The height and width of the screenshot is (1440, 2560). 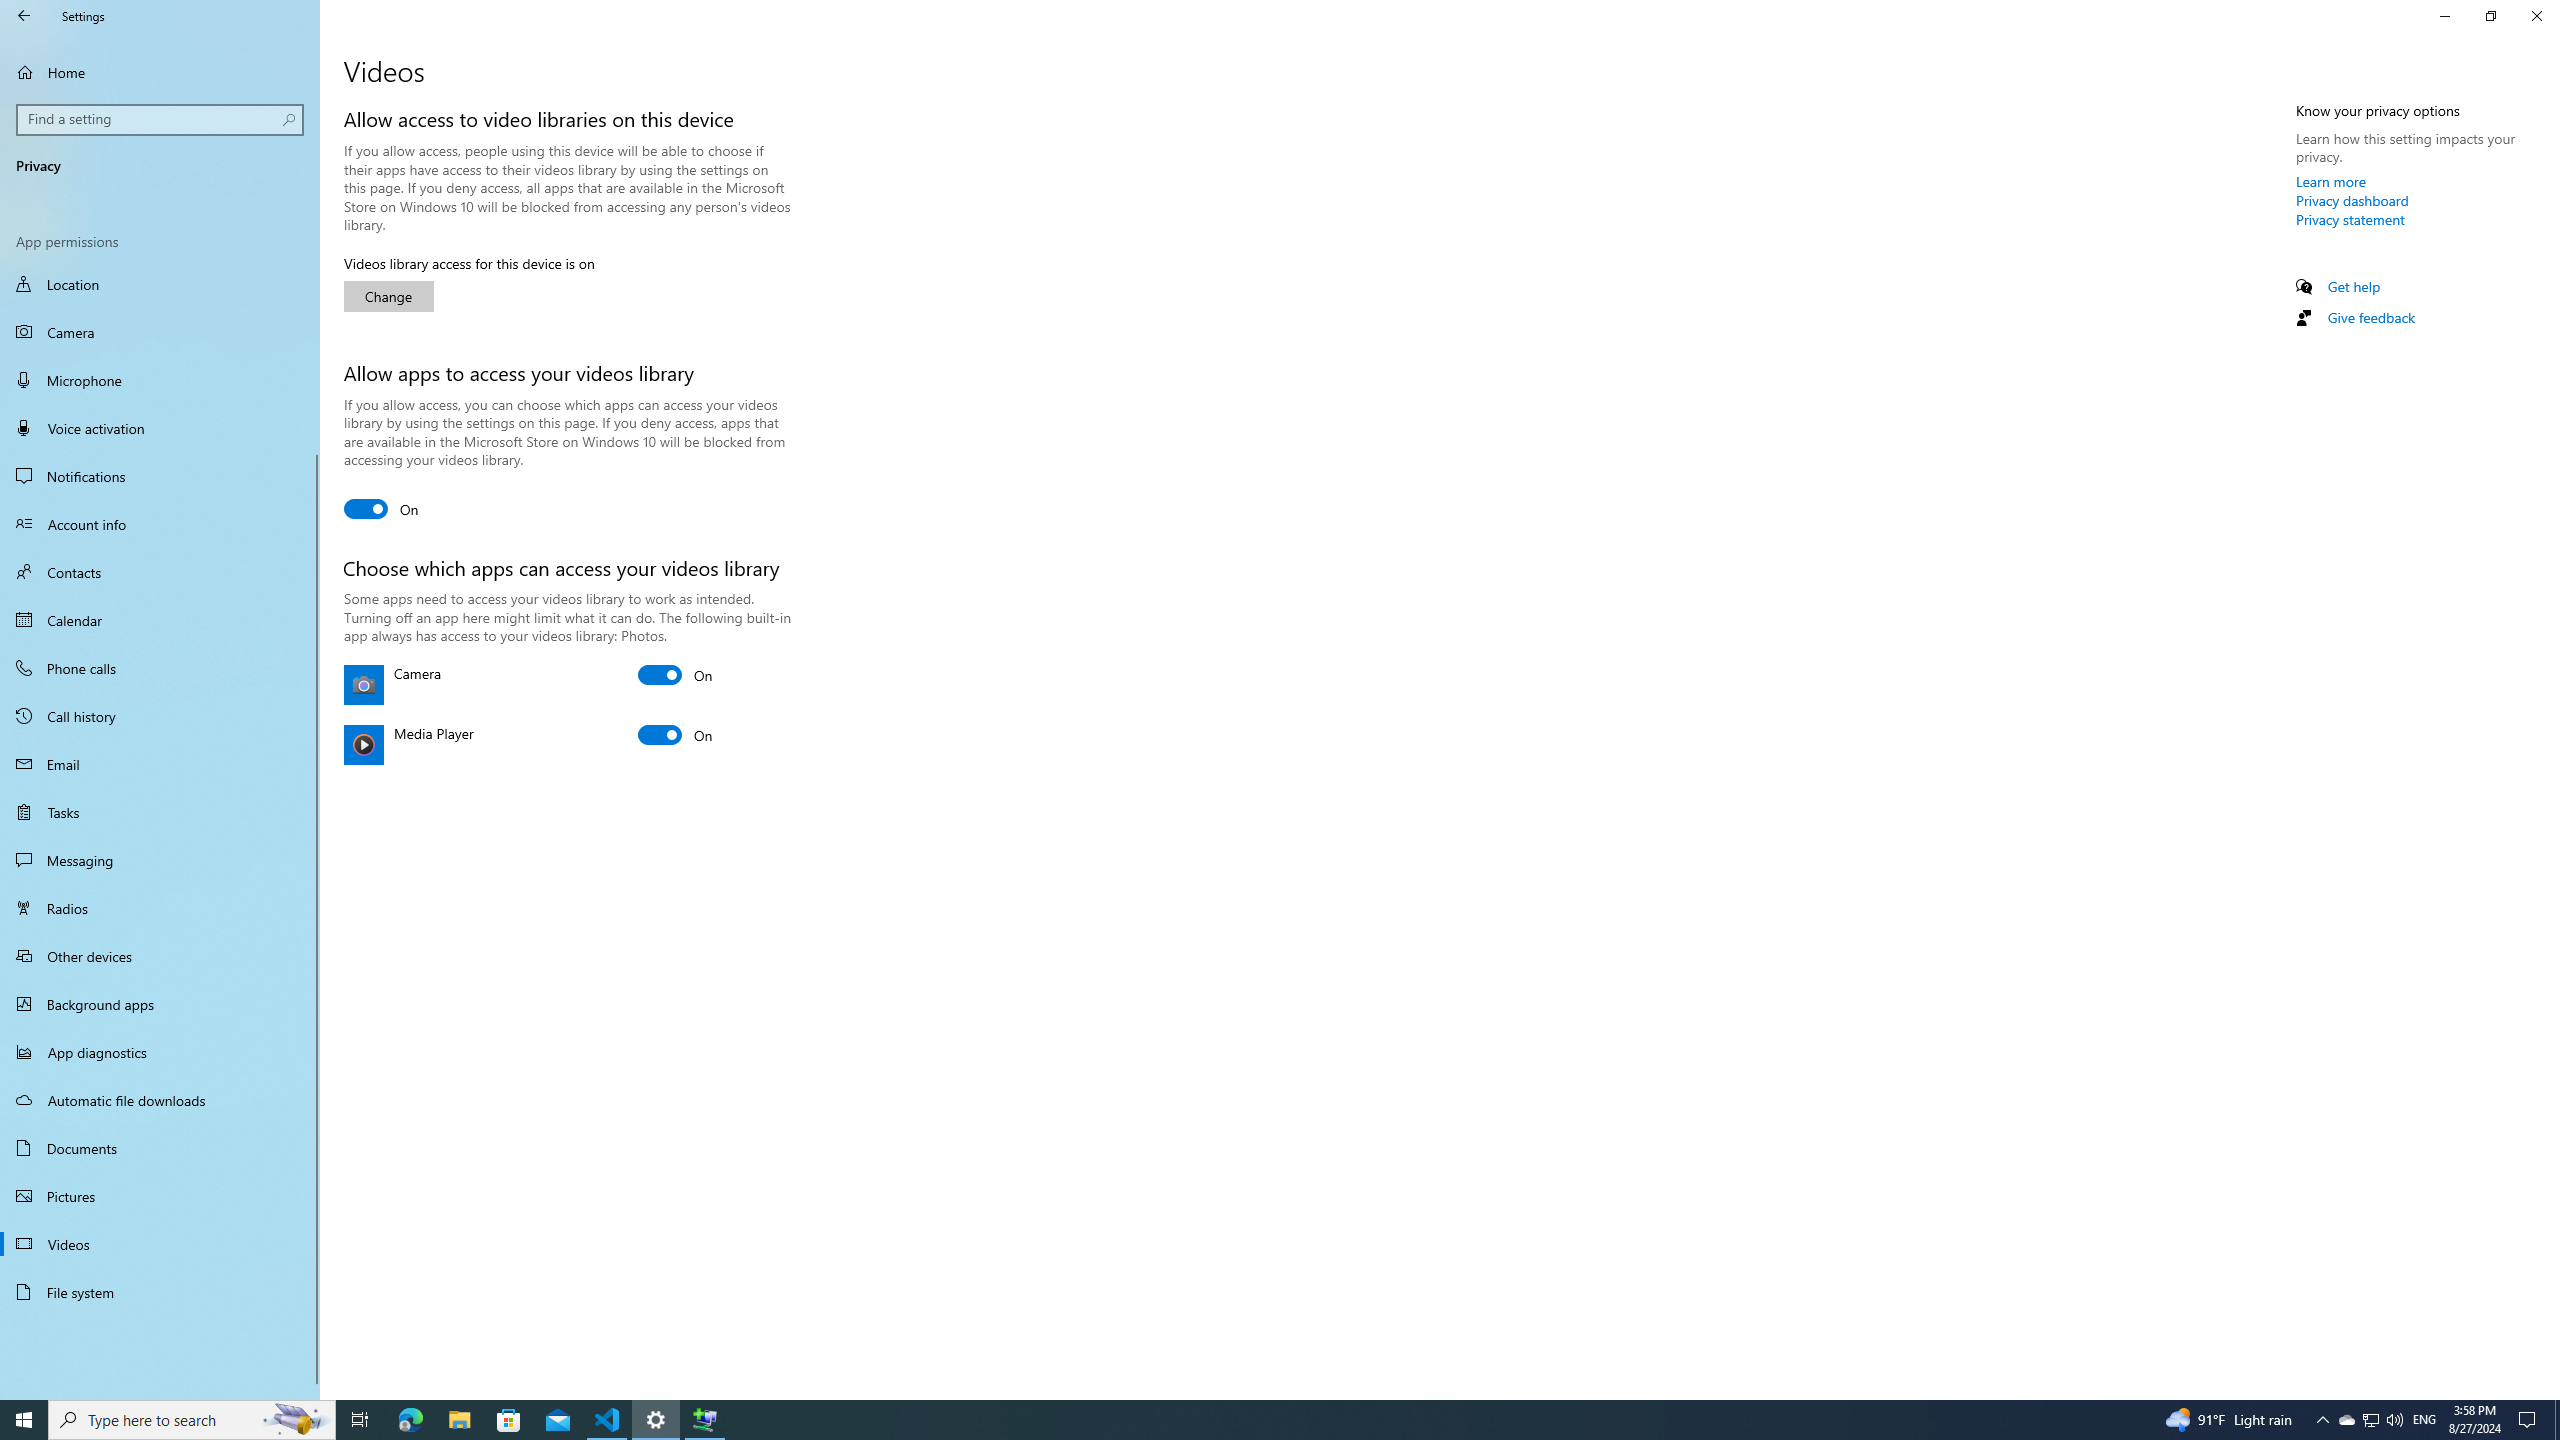 What do you see at coordinates (2352, 199) in the screenshot?
I see `'Privacy dashboard'` at bounding box center [2352, 199].